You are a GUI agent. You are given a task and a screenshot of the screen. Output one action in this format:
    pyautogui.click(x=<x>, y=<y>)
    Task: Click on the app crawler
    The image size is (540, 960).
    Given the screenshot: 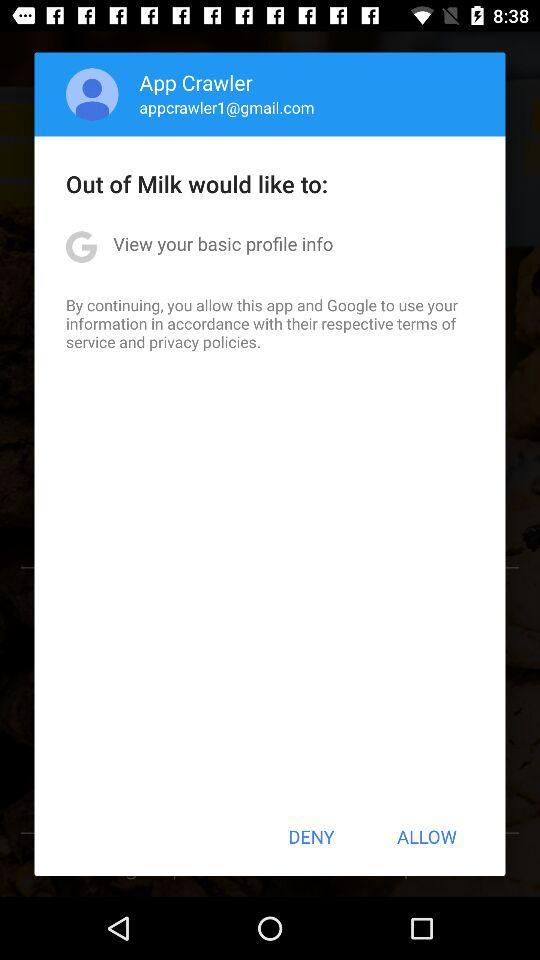 What is the action you would take?
    pyautogui.click(x=196, y=82)
    